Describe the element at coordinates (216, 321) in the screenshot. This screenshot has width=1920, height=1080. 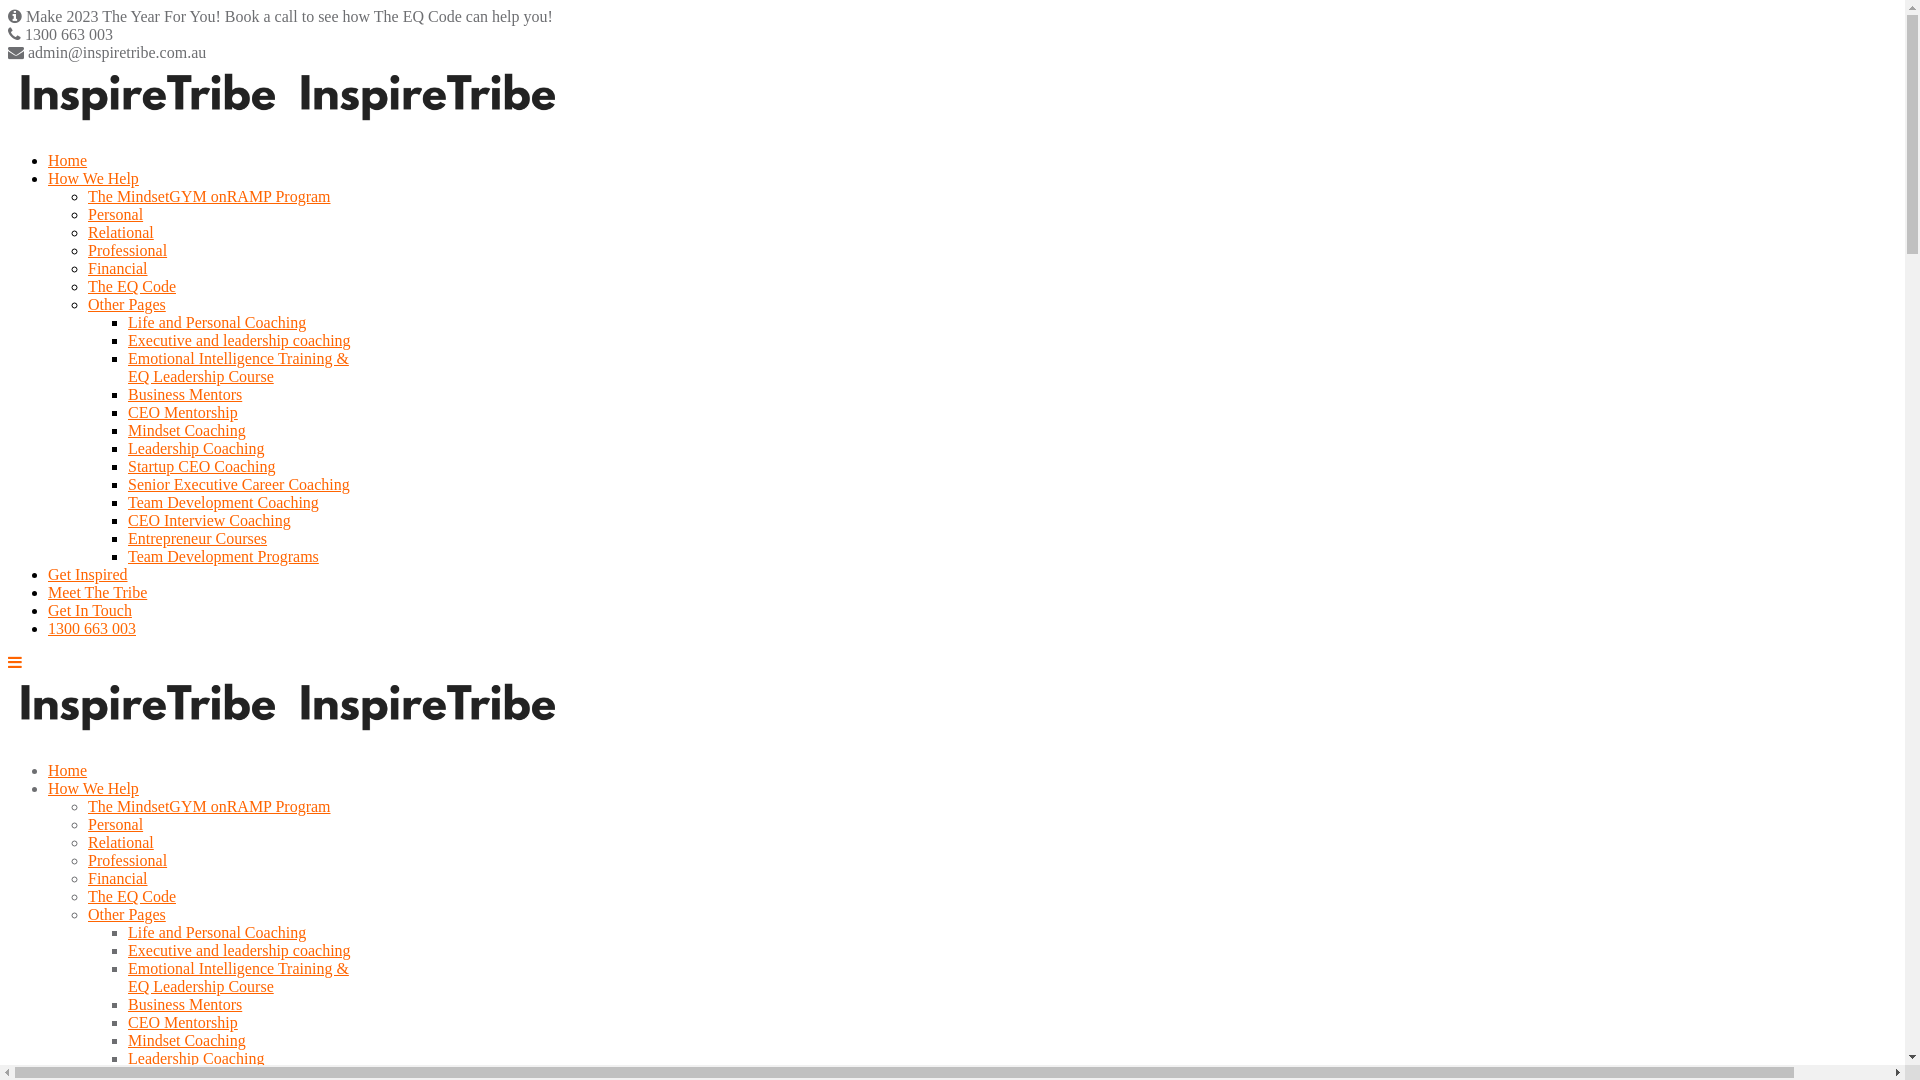
I see `'Life and Personal Coaching'` at that location.